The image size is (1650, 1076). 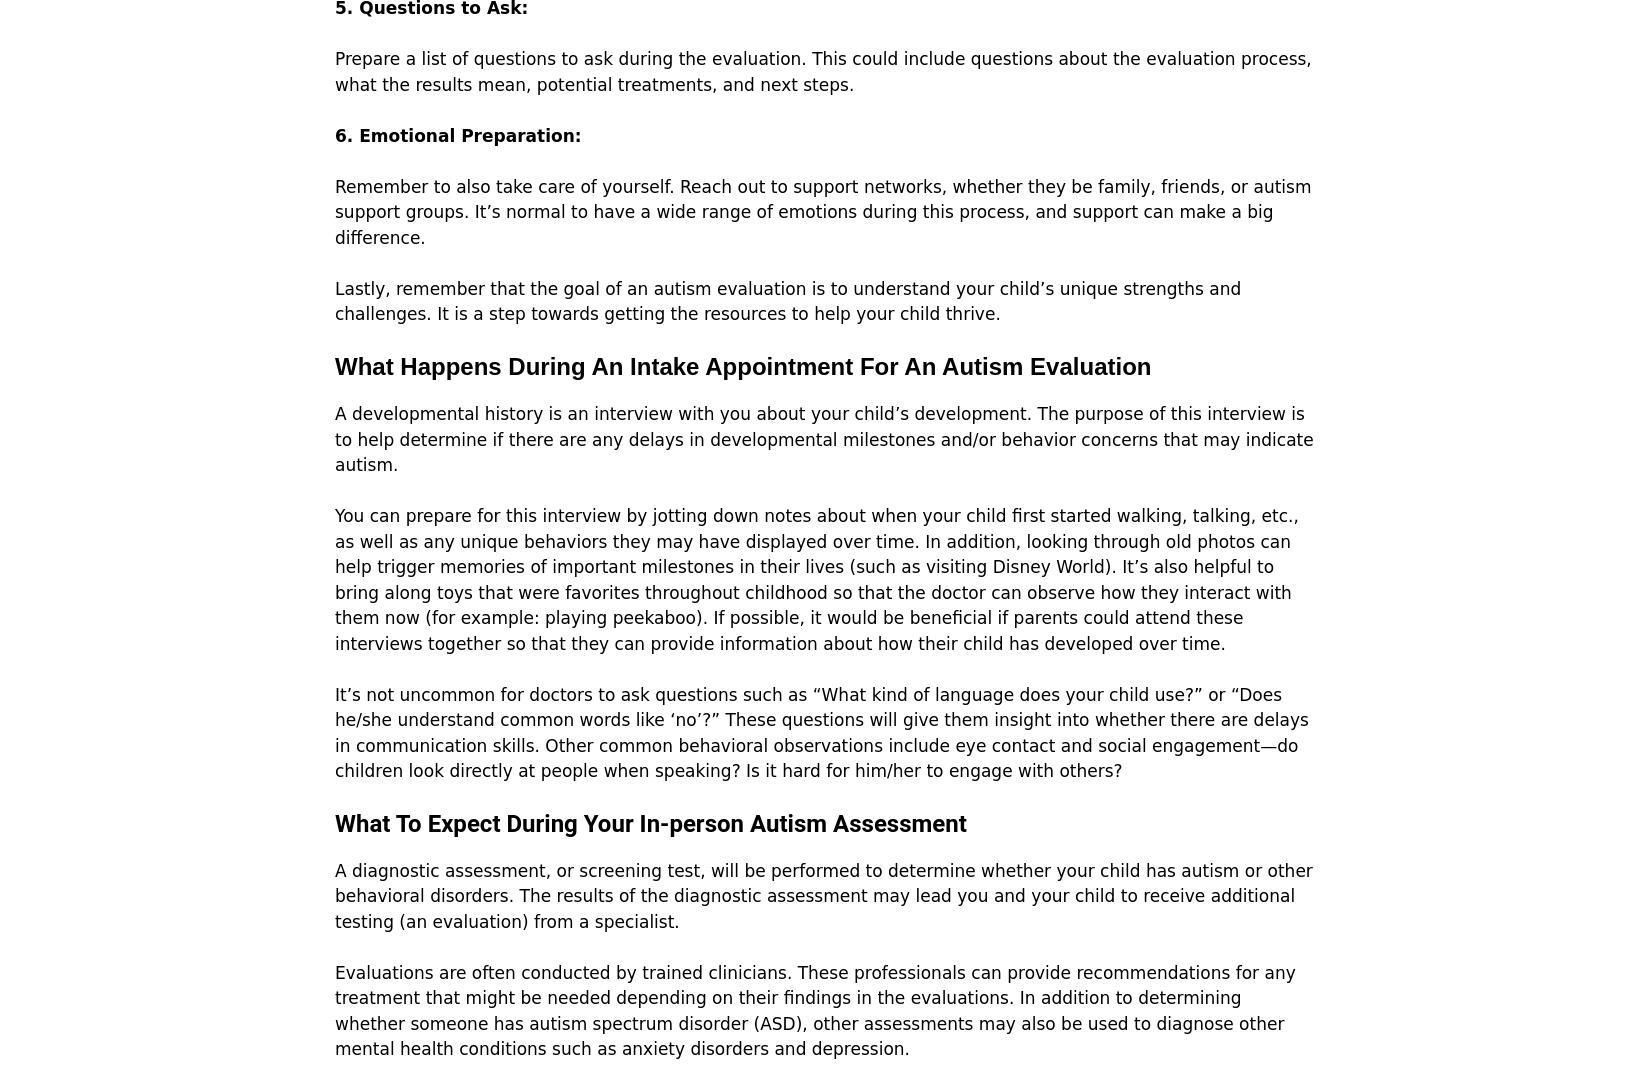 What do you see at coordinates (813, 1009) in the screenshot?
I see `'Evaluations are often conducted by trained clinicians. These professionals can provide recommendations for any treatment that might be needed depending on their findings in the evaluations. In addition to determining whether someone has autism spectrum disorder (ASD), other assessments may also be used to diagnose other mental health conditions such as anxiety disorders and depression.'` at bounding box center [813, 1009].